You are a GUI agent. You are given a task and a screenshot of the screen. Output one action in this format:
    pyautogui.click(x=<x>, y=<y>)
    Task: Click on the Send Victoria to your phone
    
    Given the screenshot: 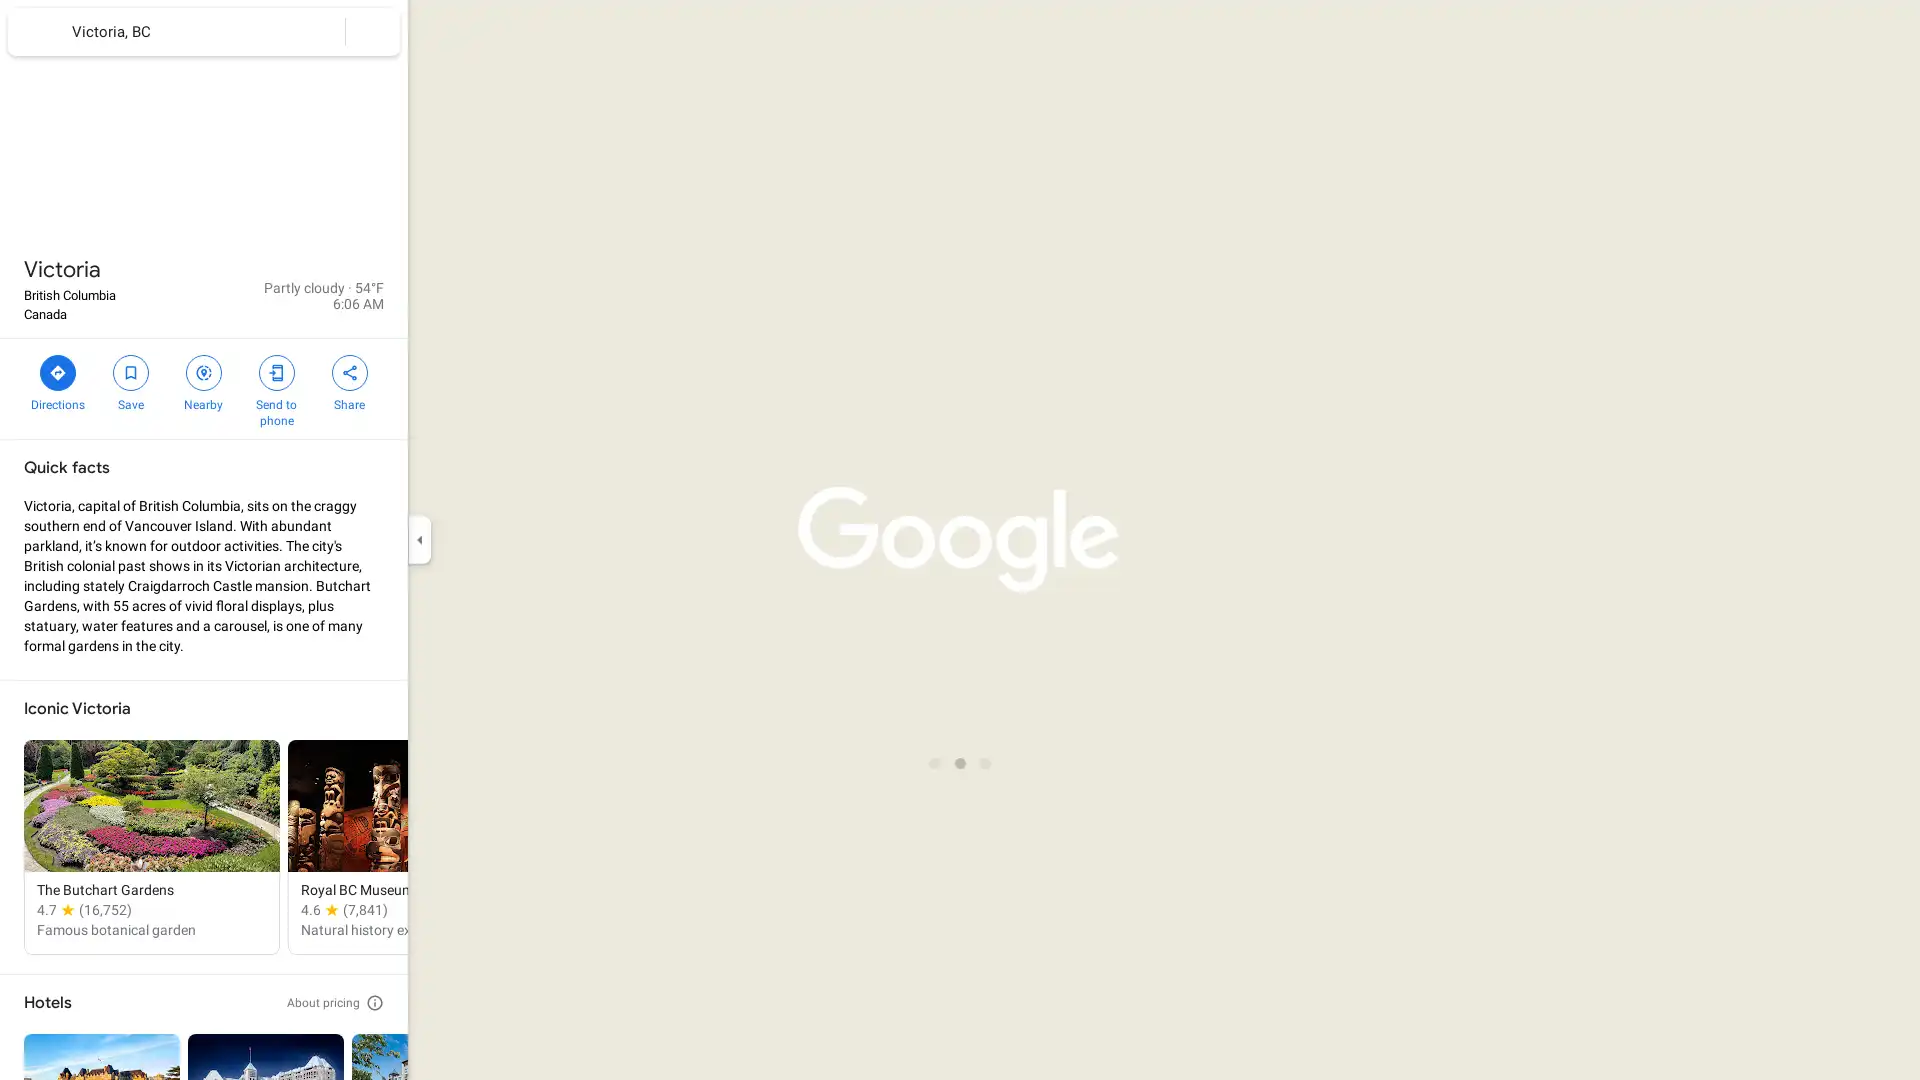 What is the action you would take?
    pyautogui.click(x=275, y=389)
    